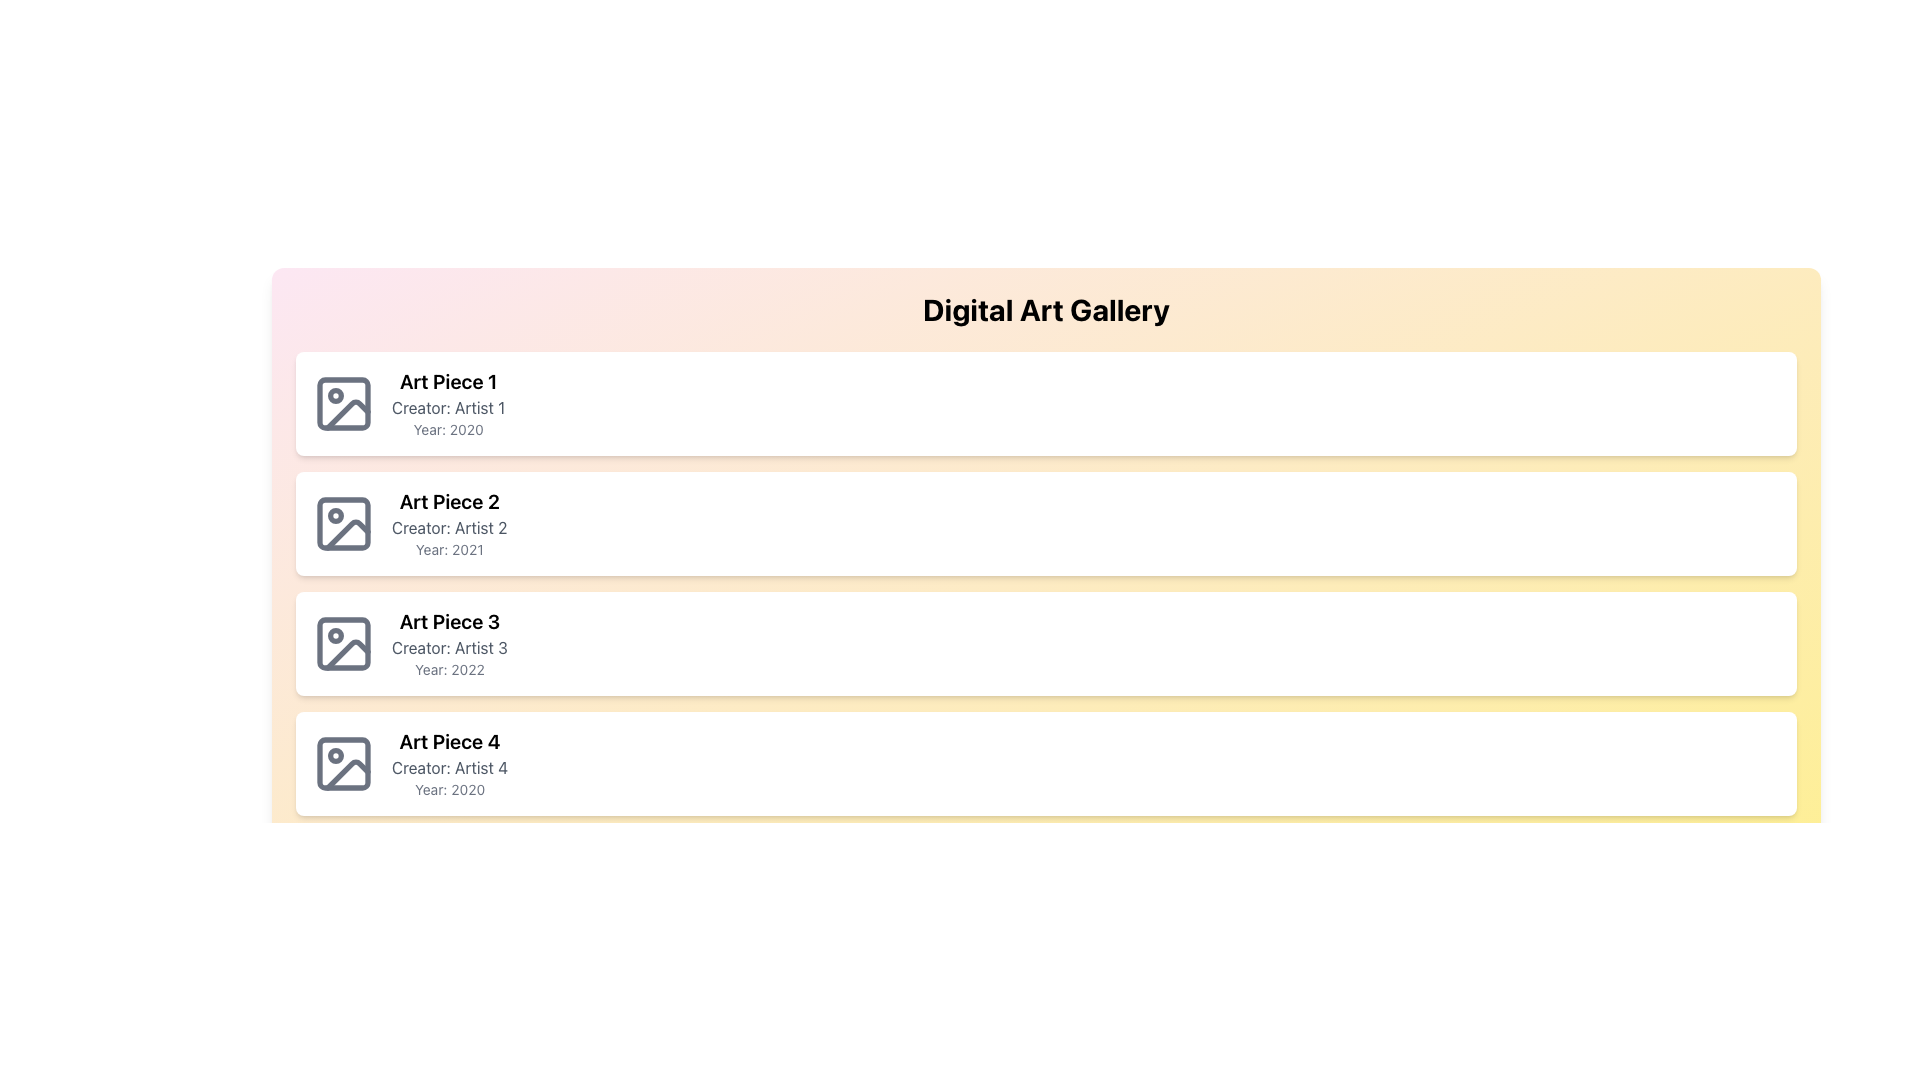 This screenshot has height=1080, width=1920. Describe the element at coordinates (344, 404) in the screenshot. I see `the icon representing a landscape, which is styled with a square outline and is located to the left of 'Art Piece 1' in the first card of a vertical list layout` at that location.